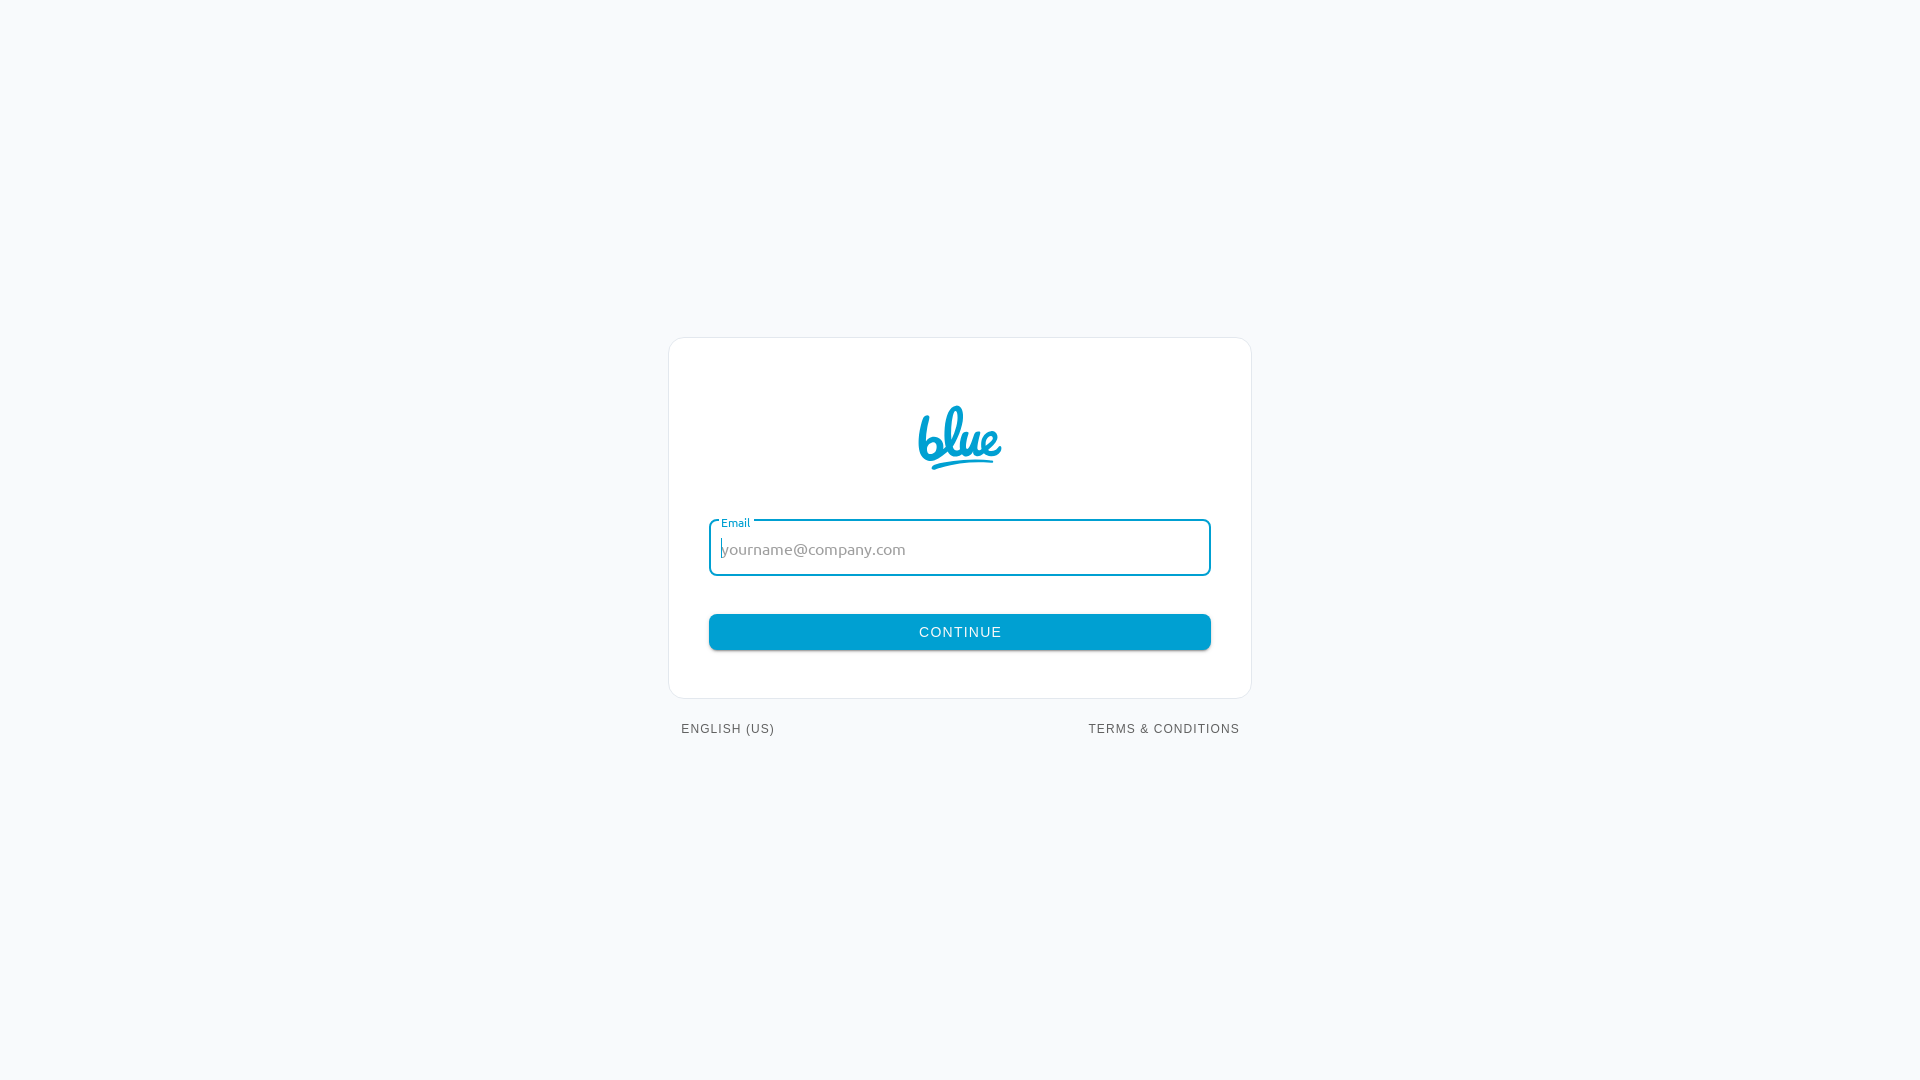 The width and height of the screenshot is (1920, 1080). Describe the element at coordinates (960, 632) in the screenshot. I see `'CONTINUE'` at that location.